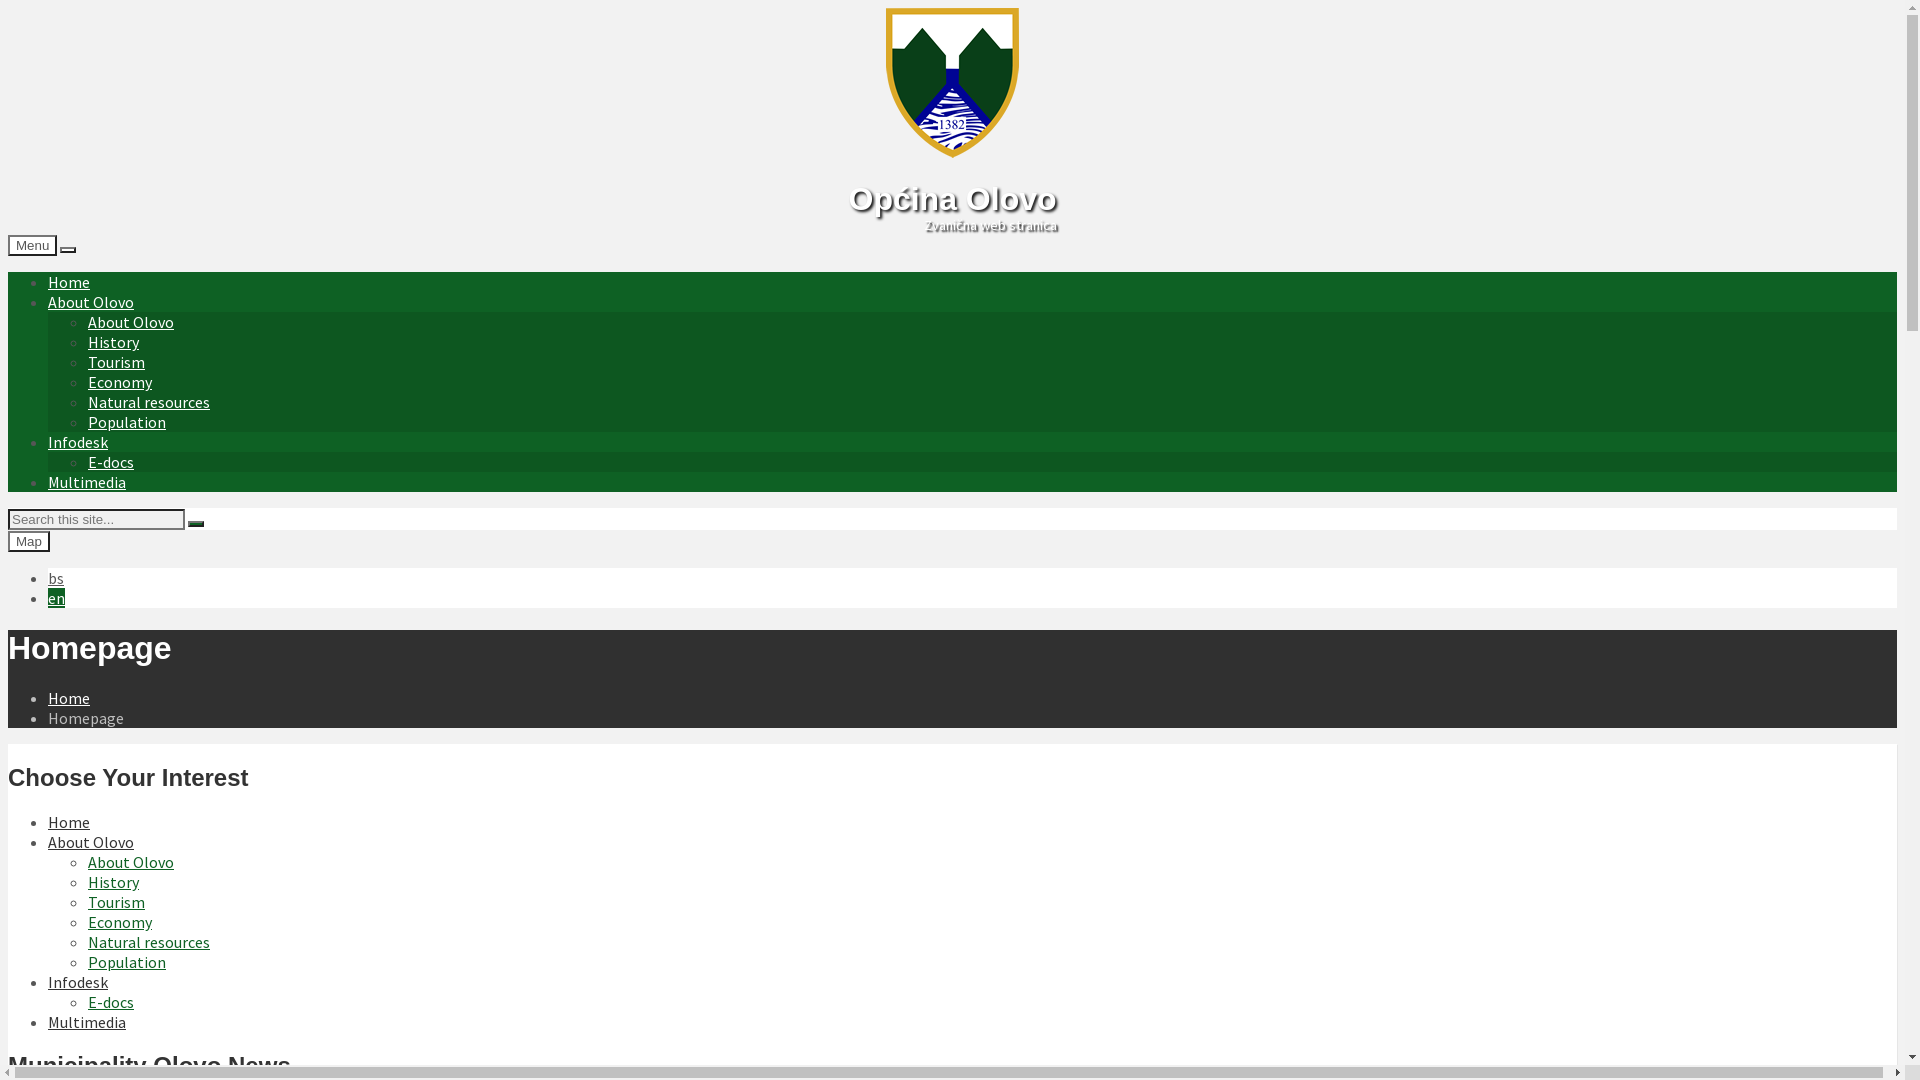  Describe the element at coordinates (85, 1022) in the screenshot. I see `'Multimedia'` at that location.